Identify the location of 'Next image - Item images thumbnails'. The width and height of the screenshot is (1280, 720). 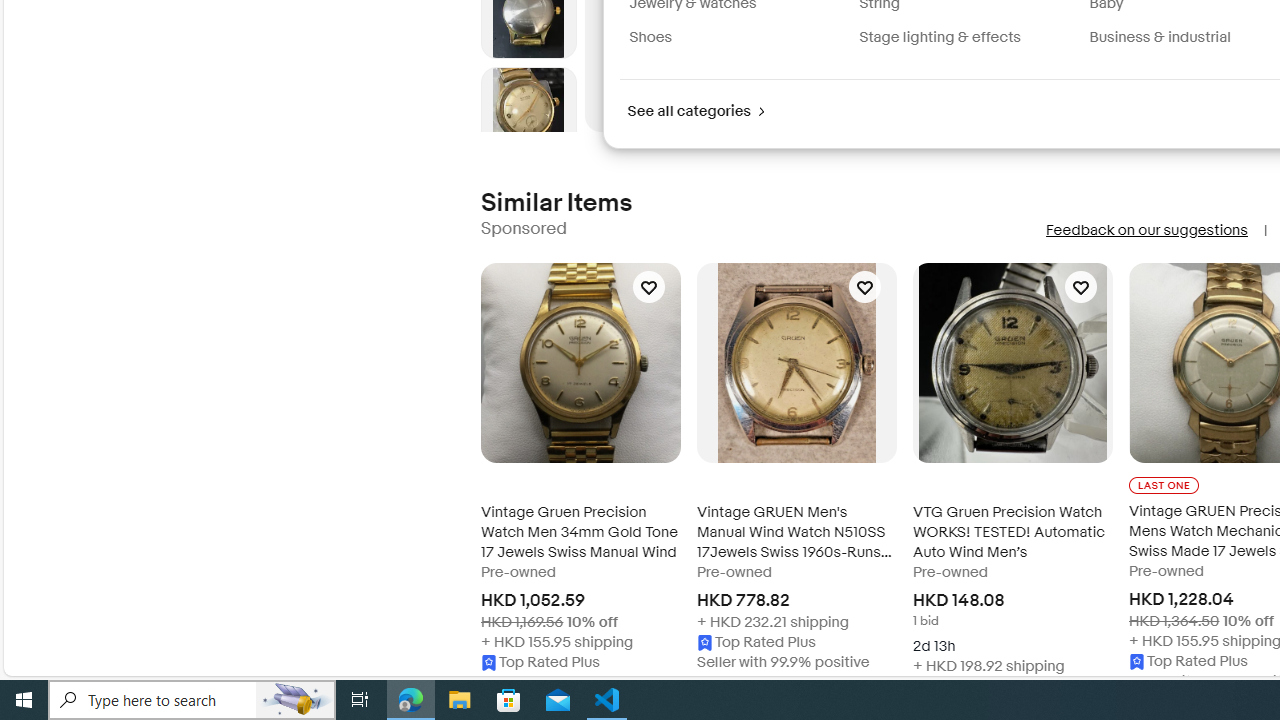
(528, 127).